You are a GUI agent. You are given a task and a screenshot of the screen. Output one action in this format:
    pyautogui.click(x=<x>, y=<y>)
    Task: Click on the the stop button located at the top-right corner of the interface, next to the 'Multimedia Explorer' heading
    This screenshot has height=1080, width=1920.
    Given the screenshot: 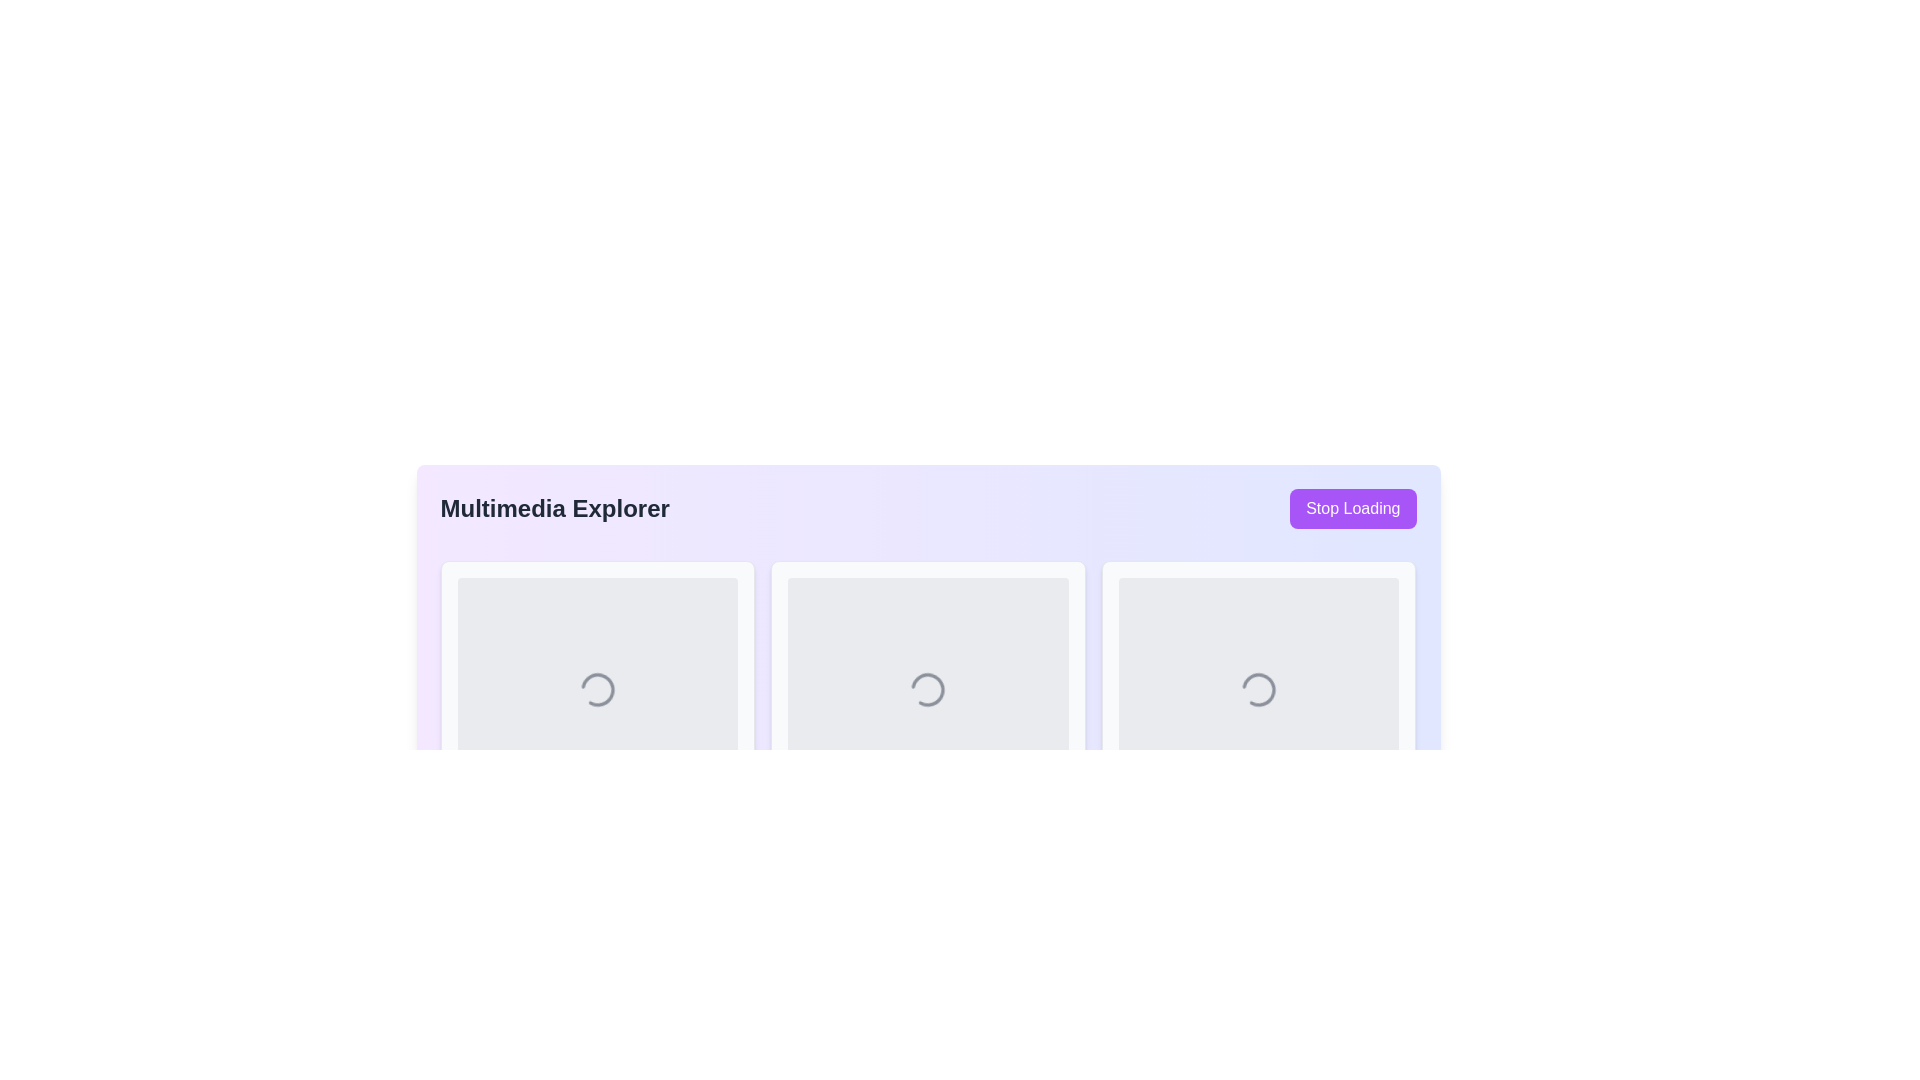 What is the action you would take?
    pyautogui.click(x=1353, y=508)
    